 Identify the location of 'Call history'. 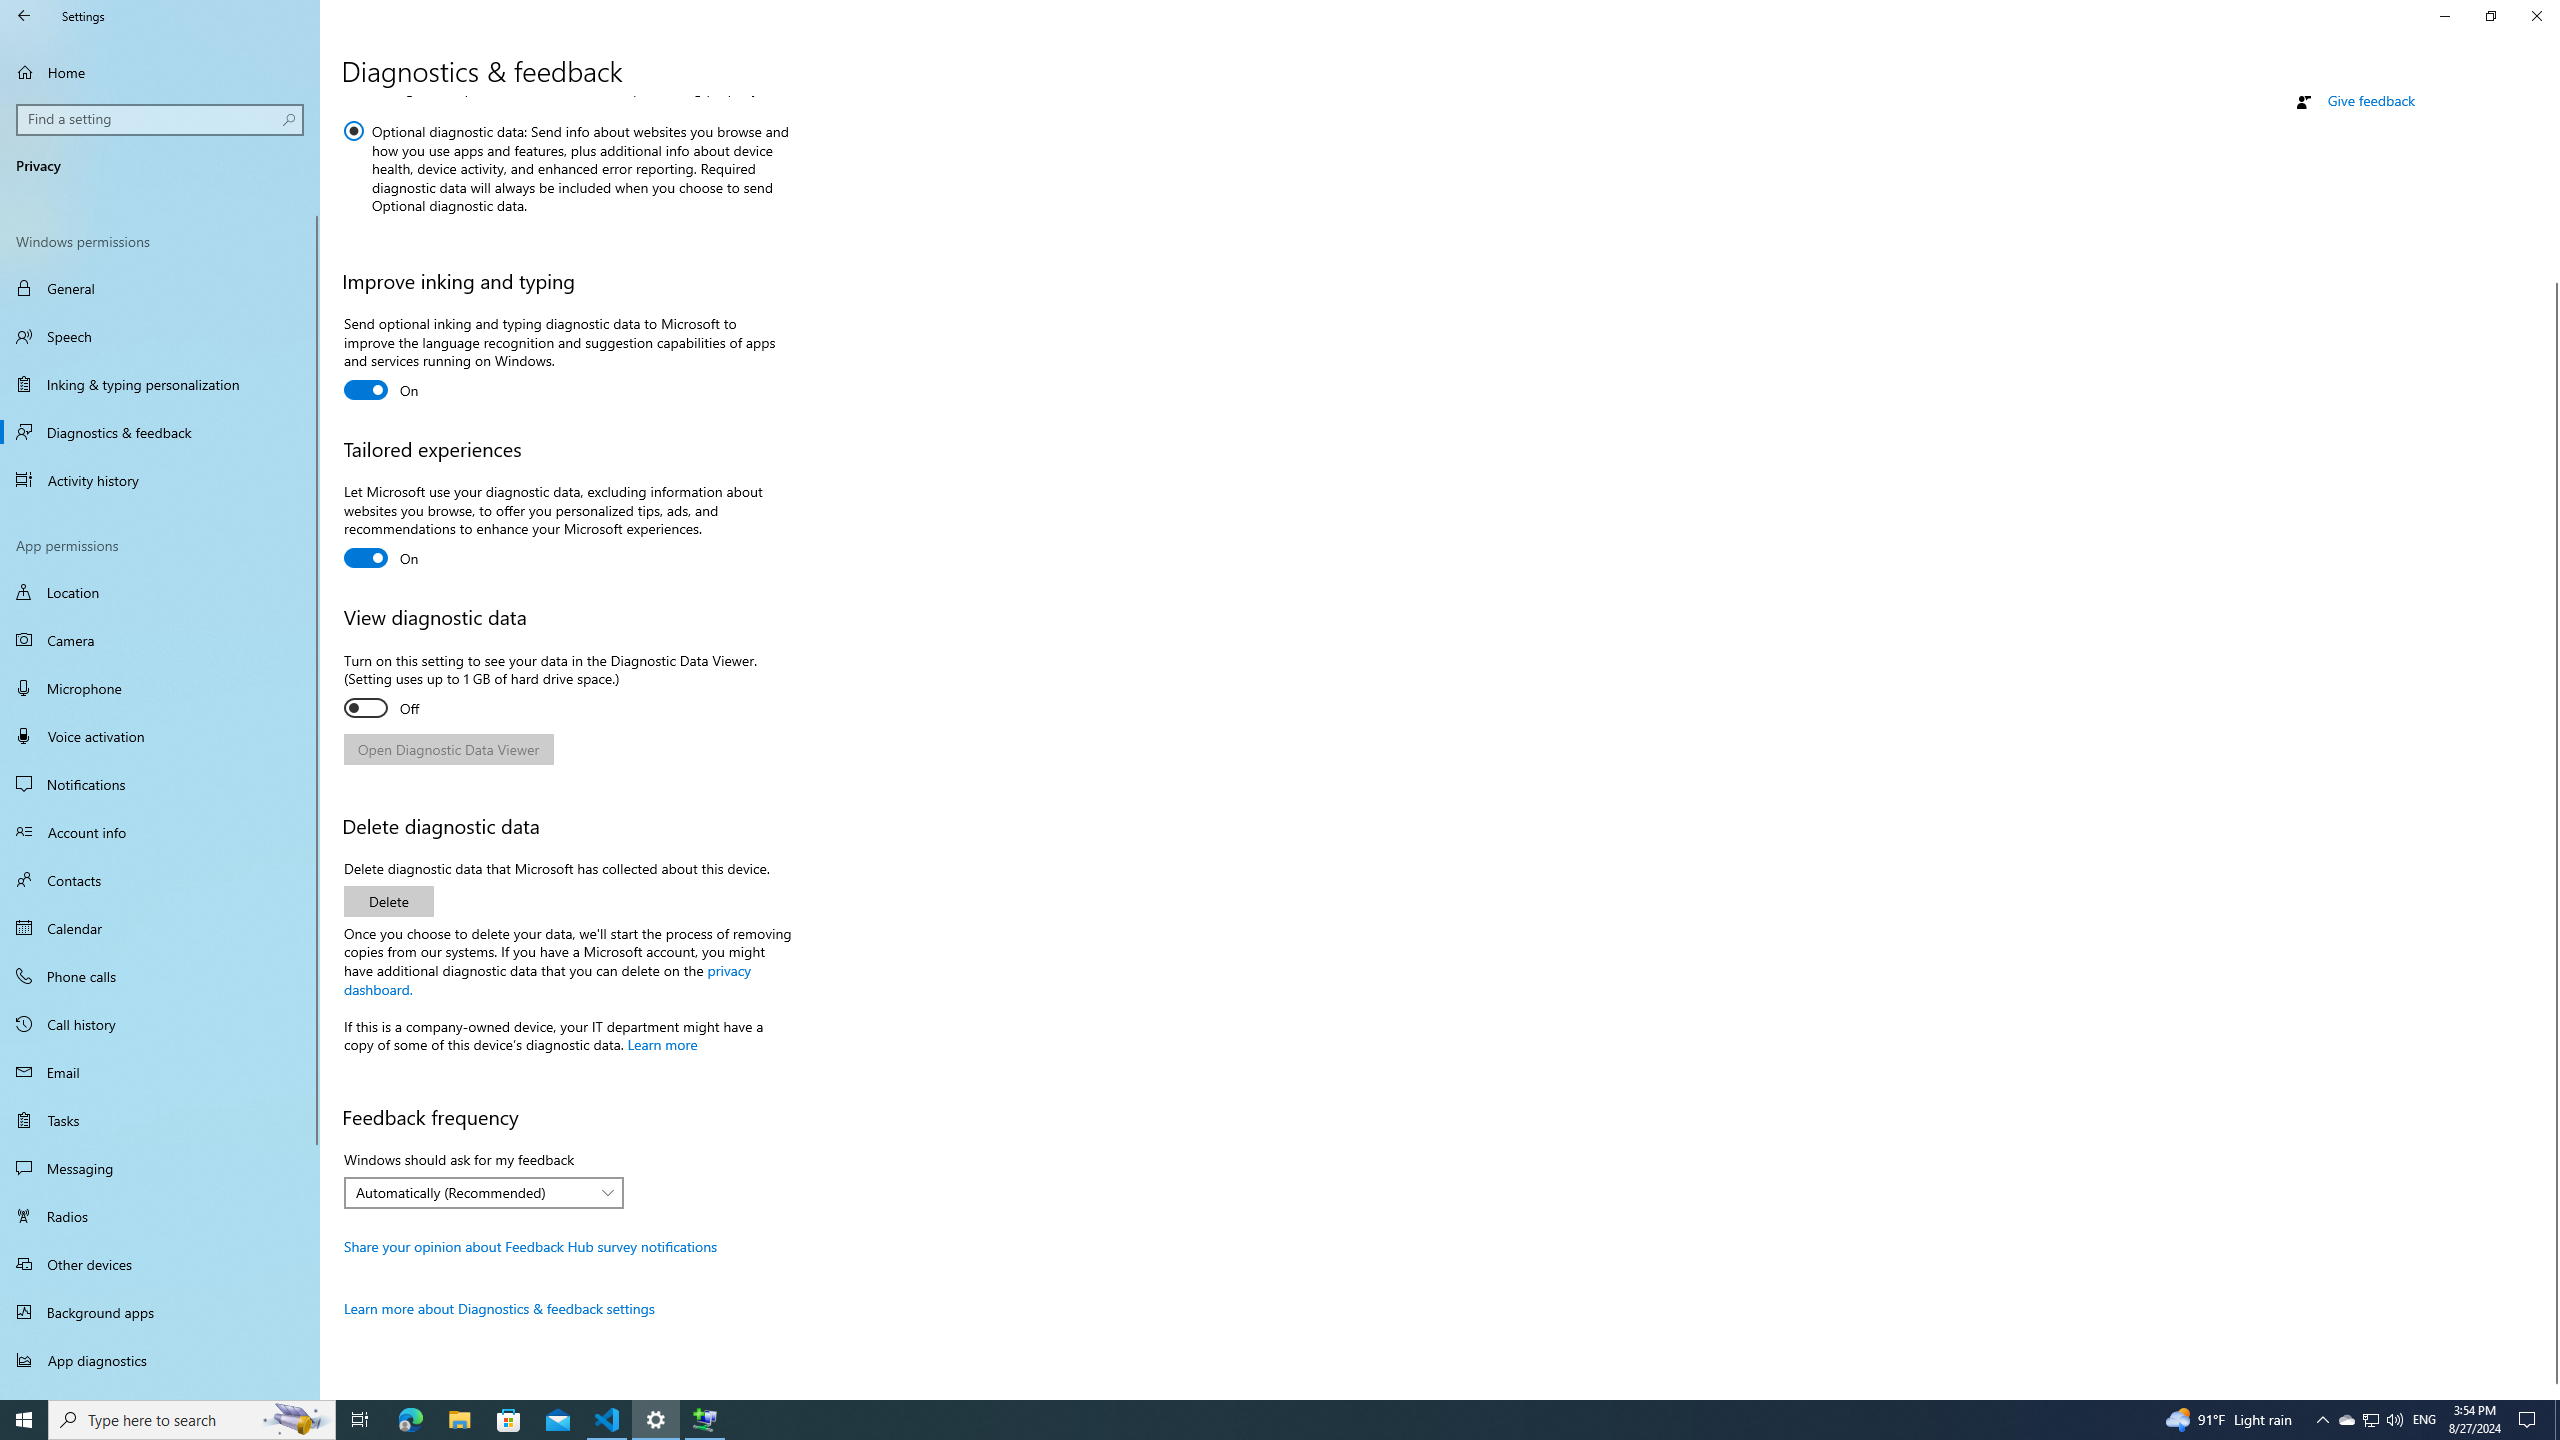
(159, 1022).